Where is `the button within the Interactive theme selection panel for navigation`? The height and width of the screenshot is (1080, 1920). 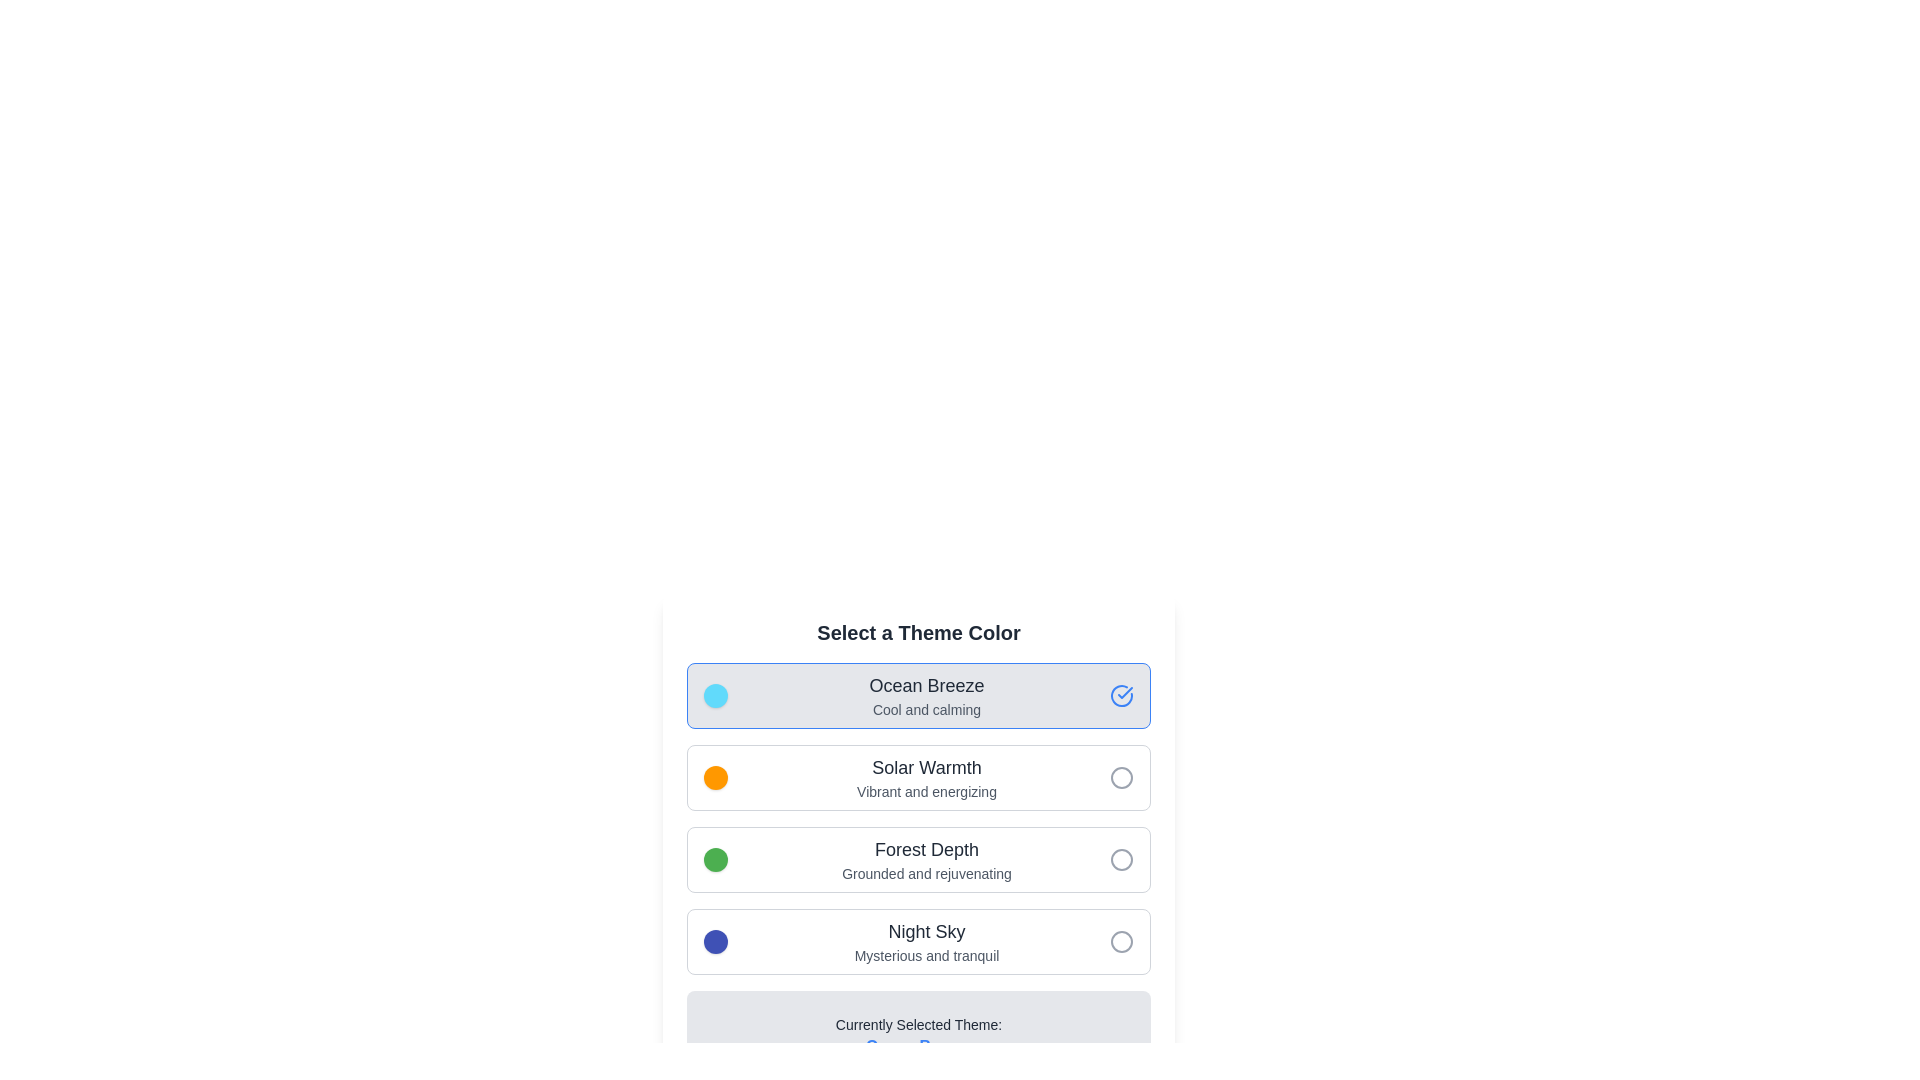 the button within the Interactive theme selection panel for navigation is located at coordinates (917, 818).